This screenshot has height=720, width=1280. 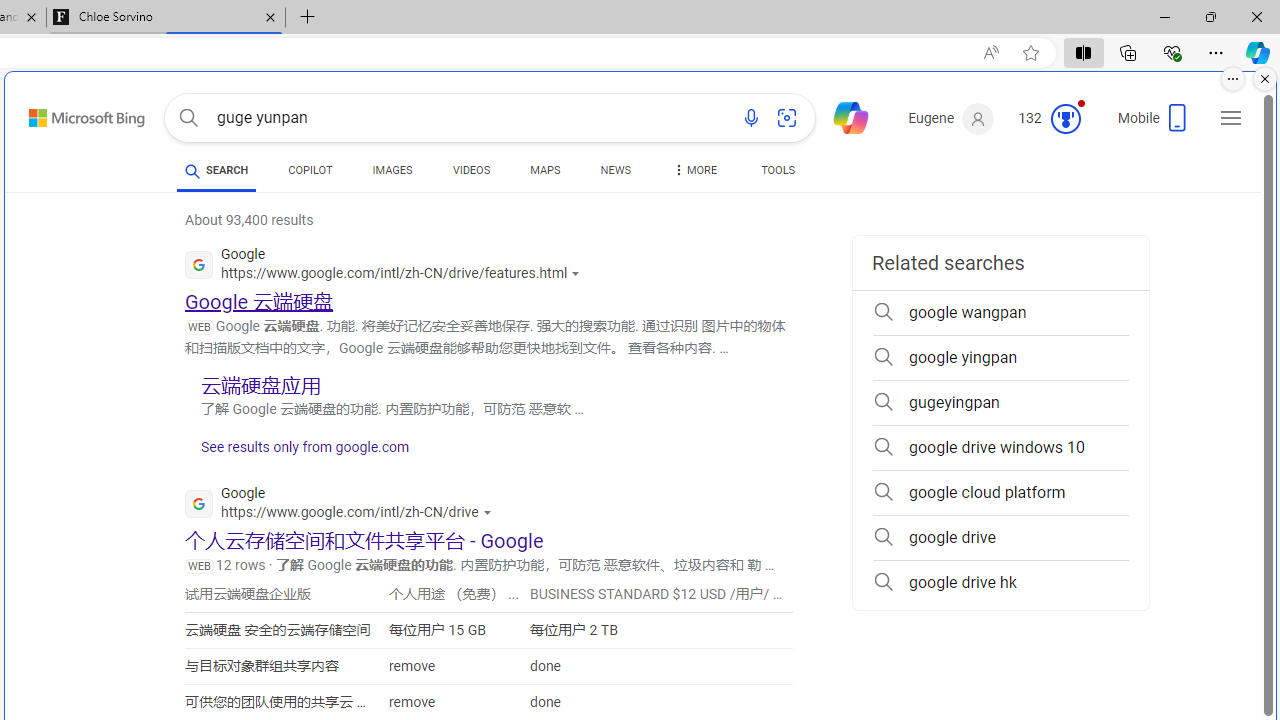 I want to click on 'SEARCH', so click(x=216, y=169).